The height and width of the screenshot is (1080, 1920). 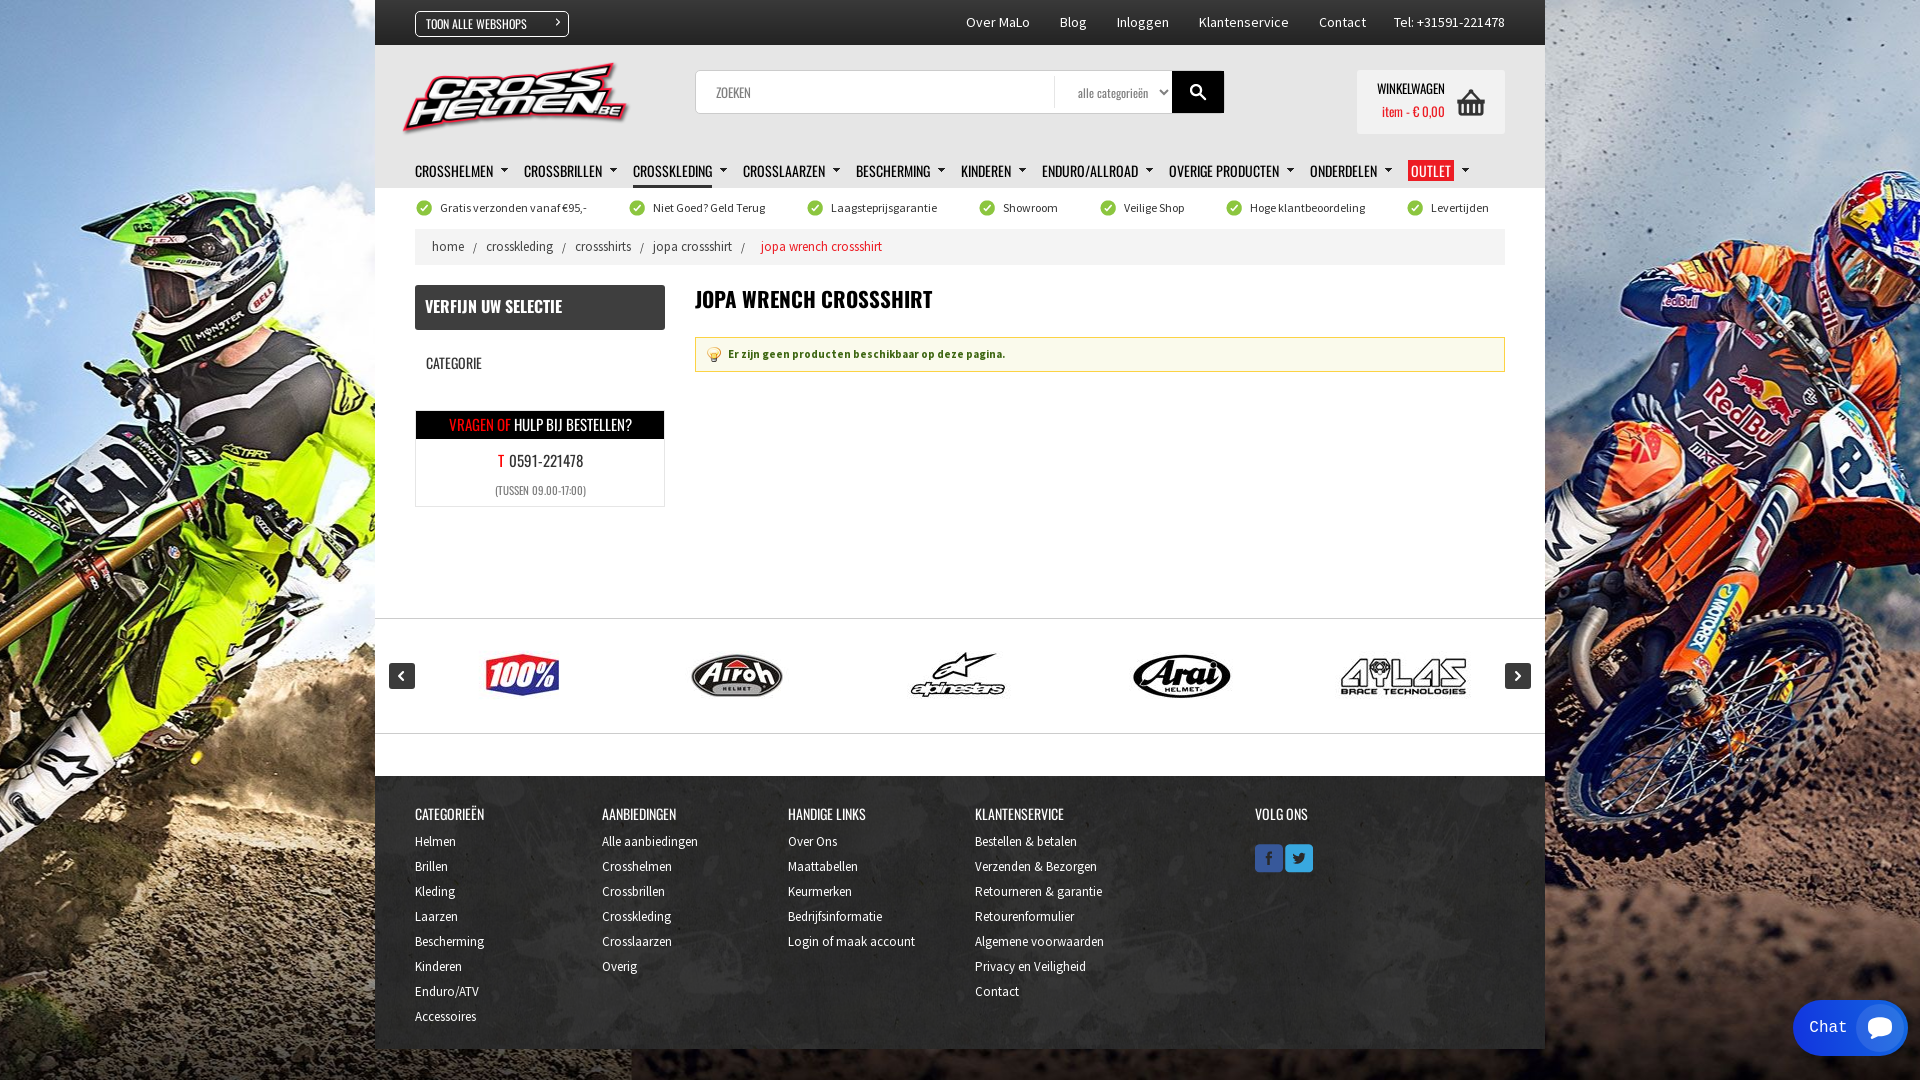 What do you see at coordinates (1459, 207) in the screenshot?
I see `'Levertijden'` at bounding box center [1459, 207].